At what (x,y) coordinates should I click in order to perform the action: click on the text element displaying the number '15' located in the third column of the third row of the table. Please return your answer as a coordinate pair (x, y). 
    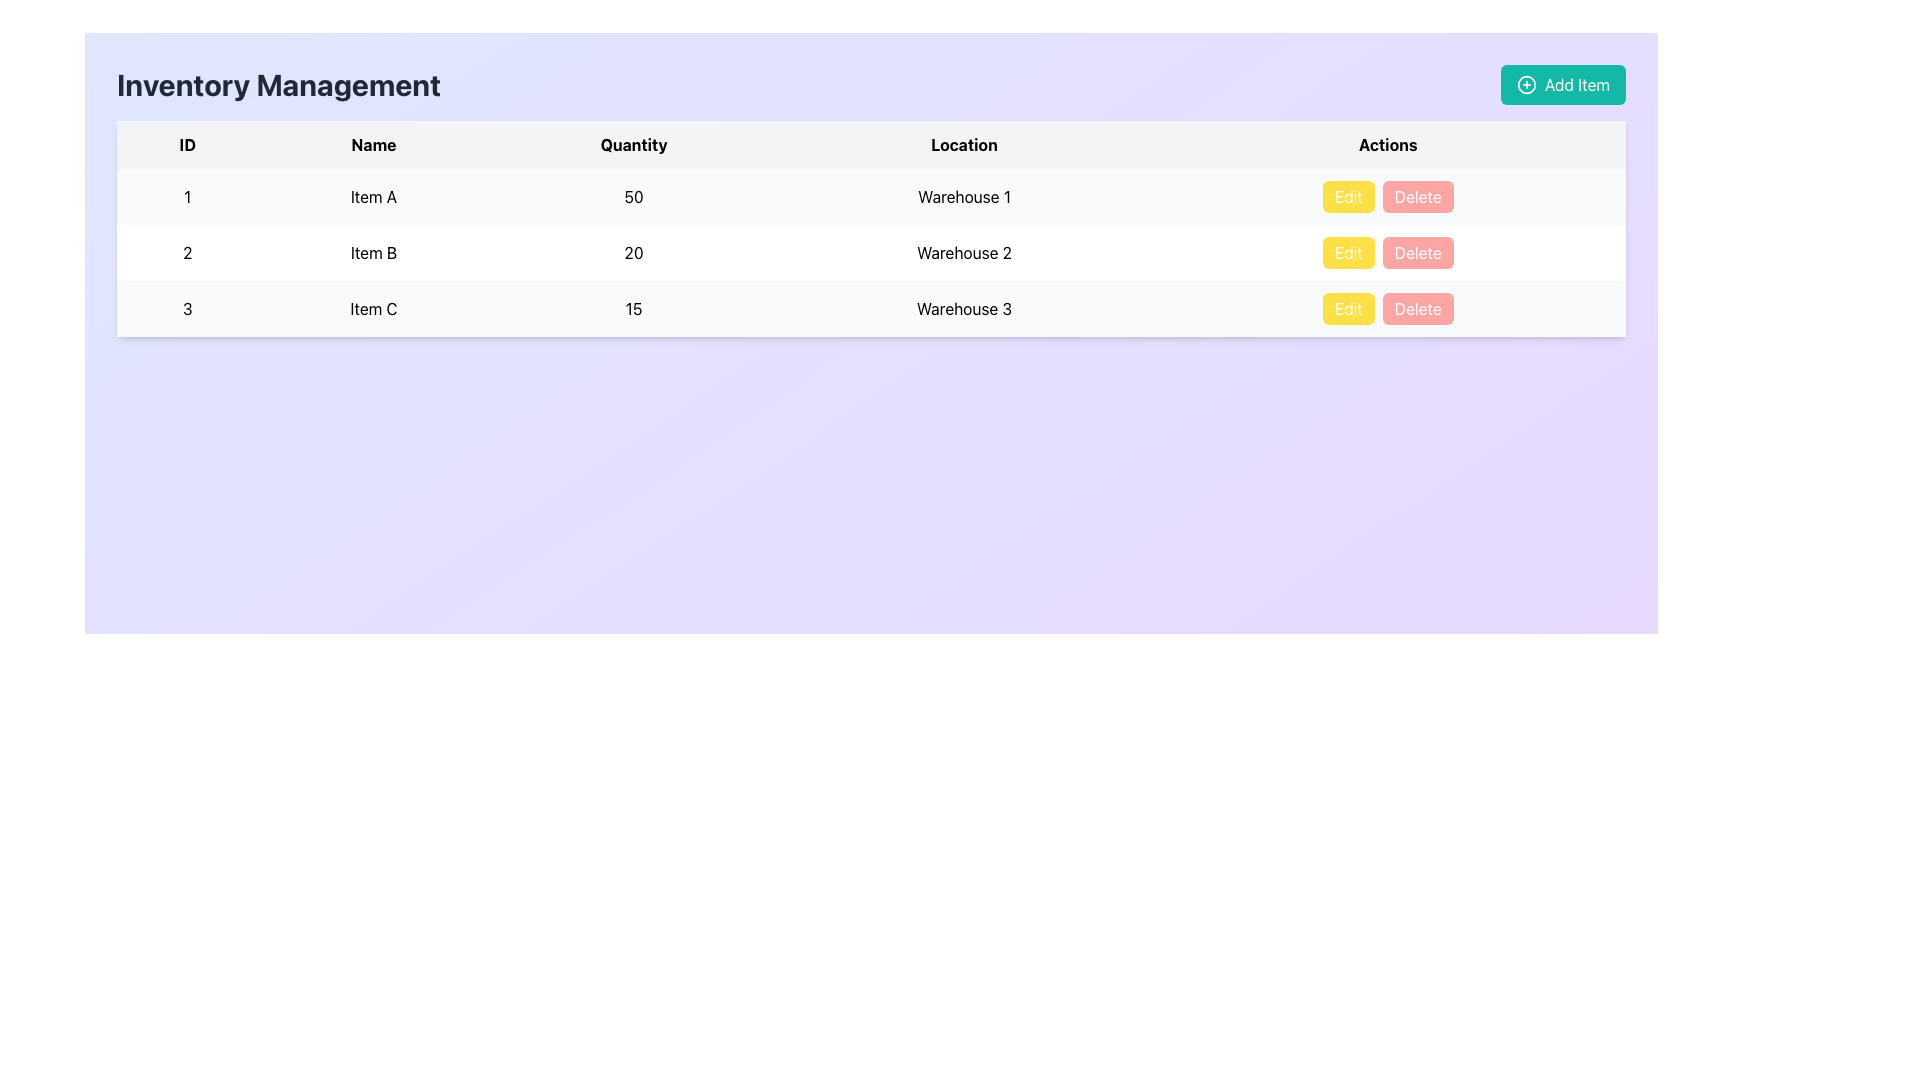
    Looking at the image, I should click on (632, 308).